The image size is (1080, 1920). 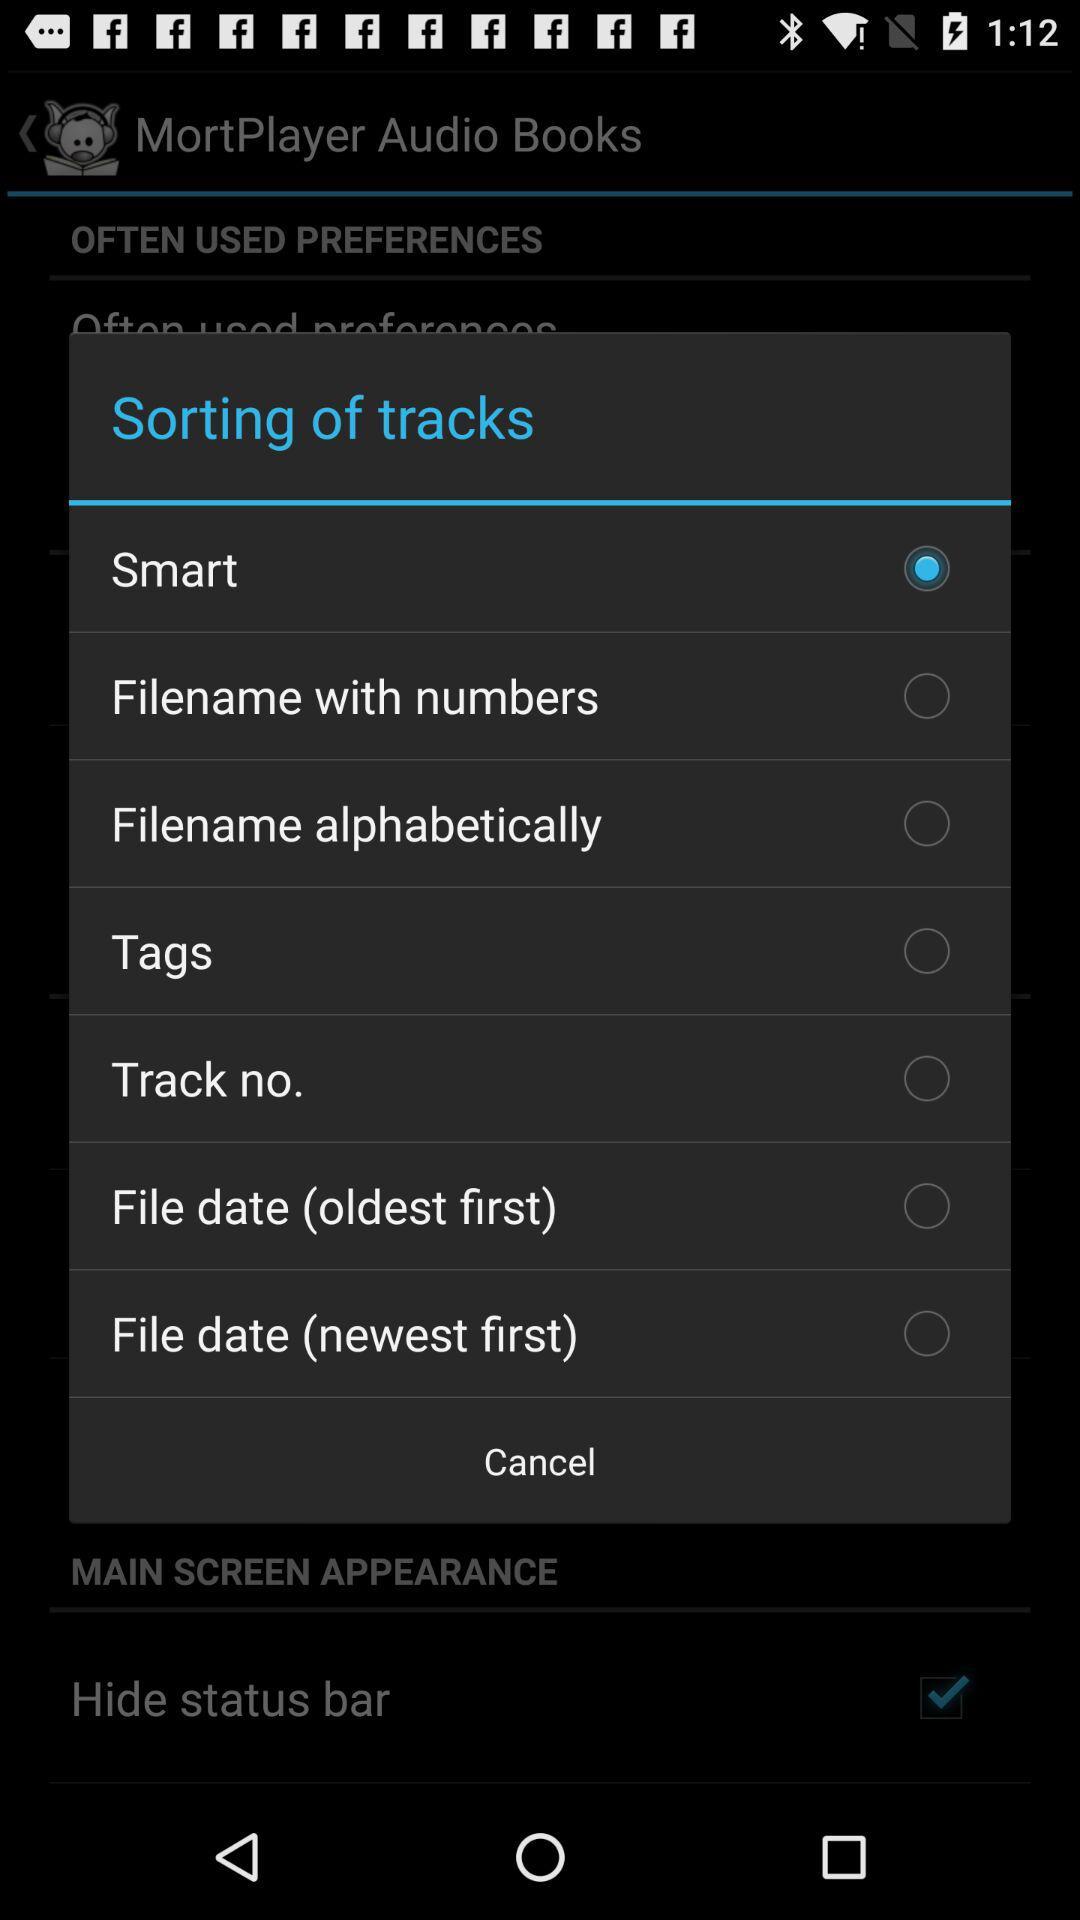 What do you see at coordinates (540, 1460) in the screenshot?
I see `cancel` at bounding box center [540, 1460].